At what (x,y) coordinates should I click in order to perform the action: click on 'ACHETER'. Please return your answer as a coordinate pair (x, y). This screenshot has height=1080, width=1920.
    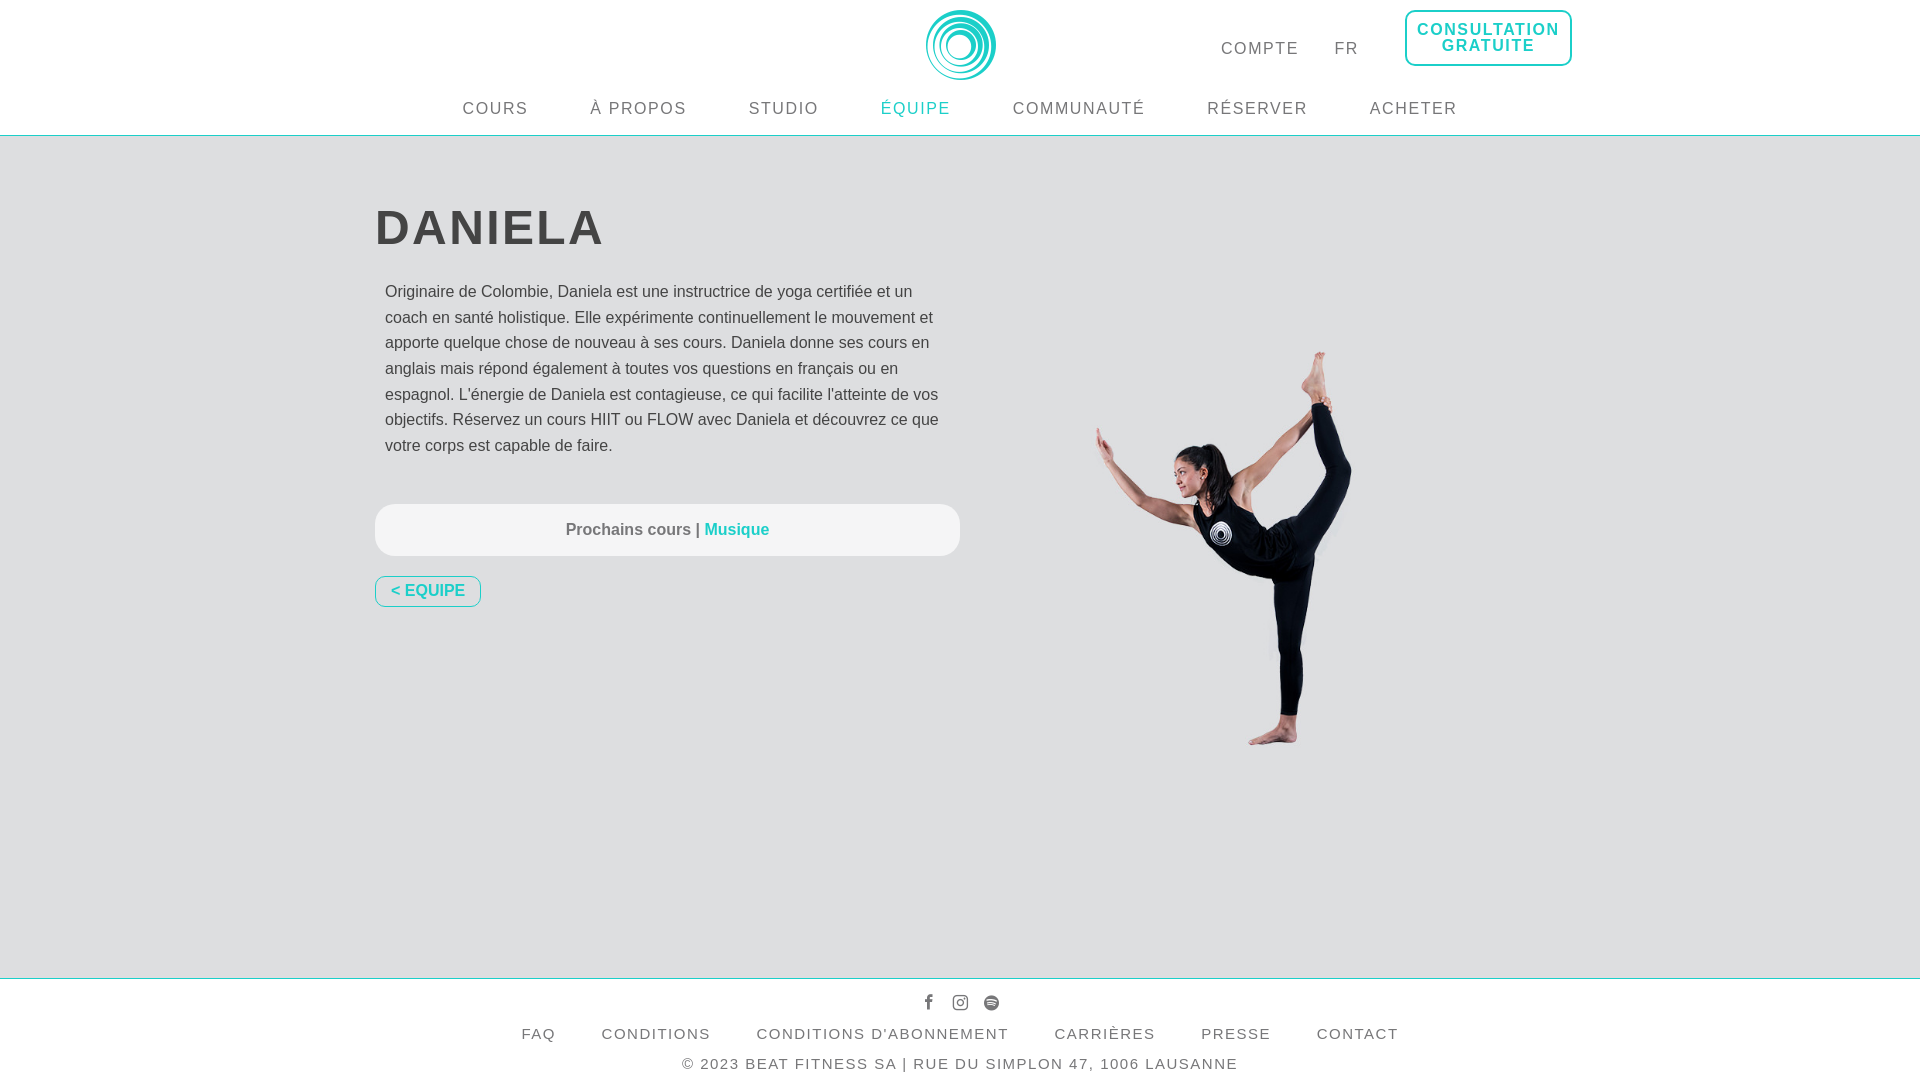
    Looking at the image, I should click on (1413, 108).